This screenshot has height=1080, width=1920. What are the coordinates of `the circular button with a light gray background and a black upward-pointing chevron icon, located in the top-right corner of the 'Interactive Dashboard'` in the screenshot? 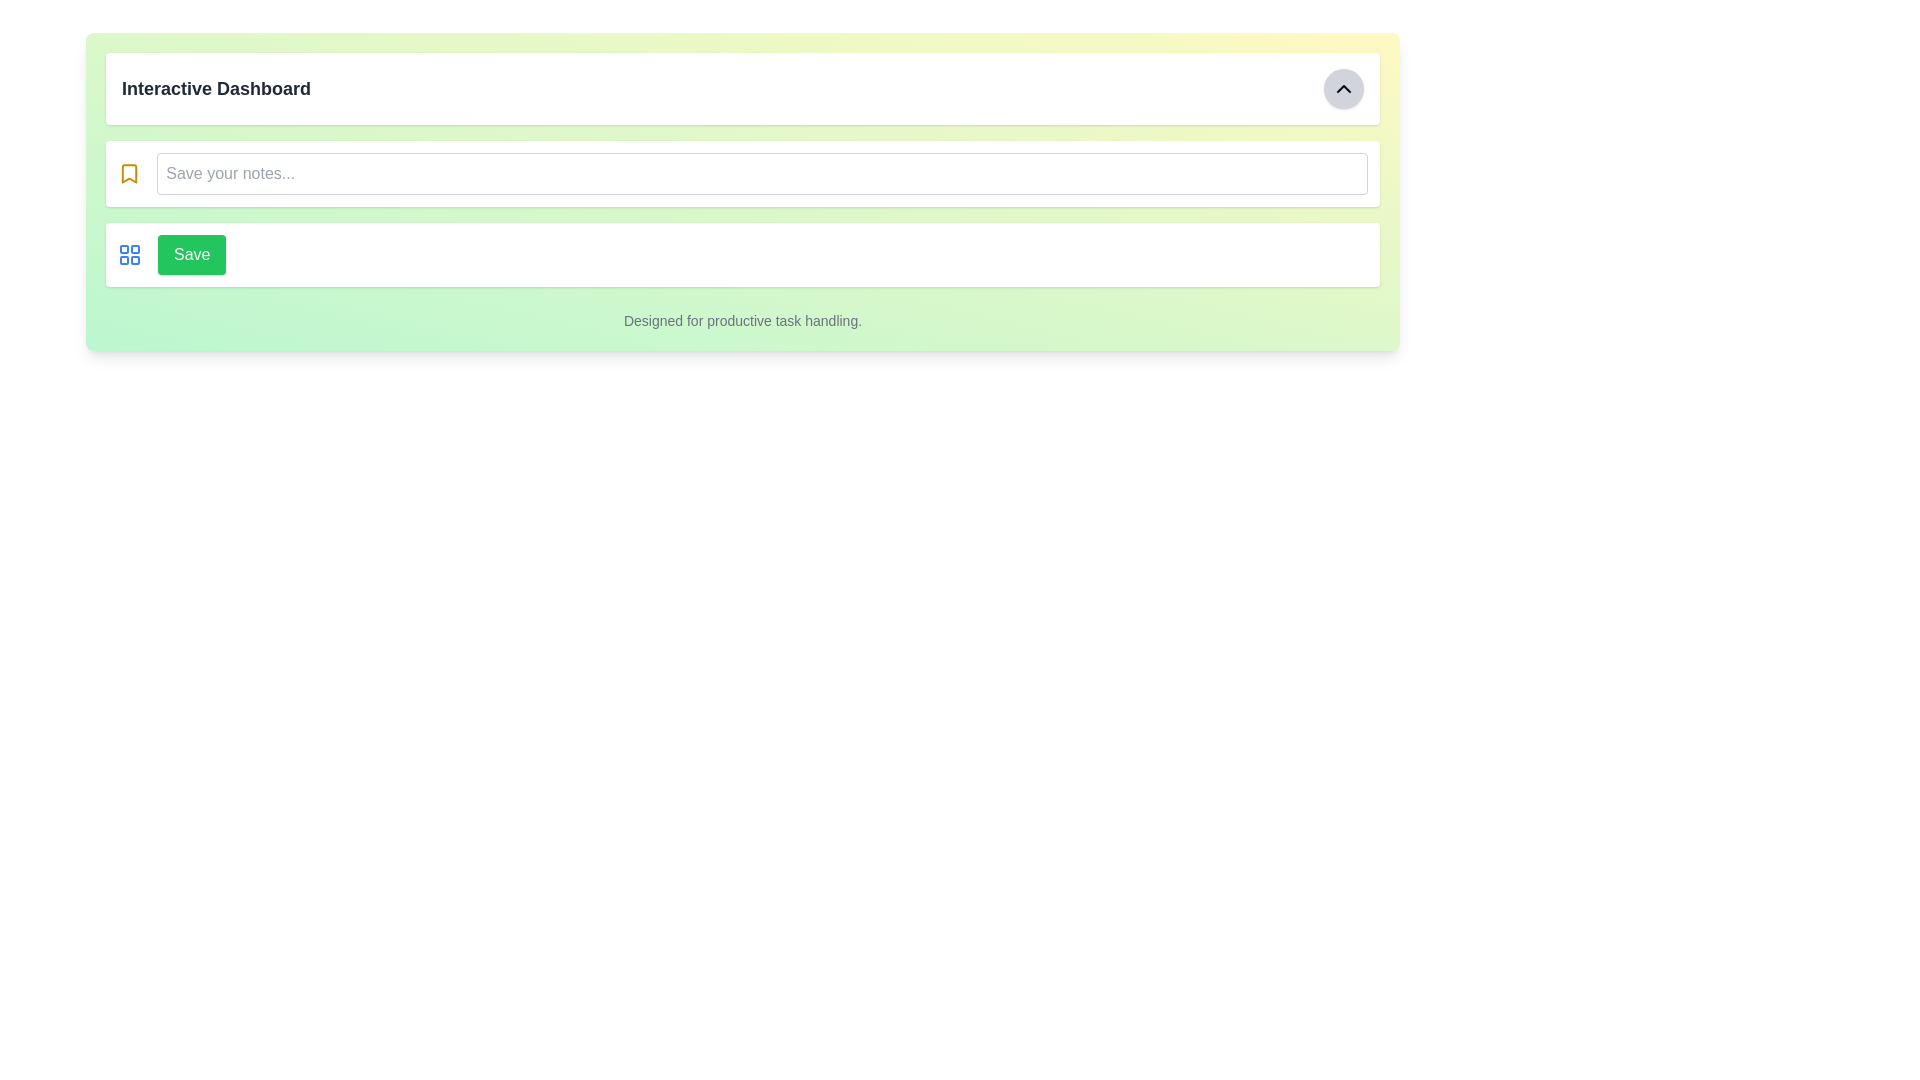 It's located at (1344, 87).